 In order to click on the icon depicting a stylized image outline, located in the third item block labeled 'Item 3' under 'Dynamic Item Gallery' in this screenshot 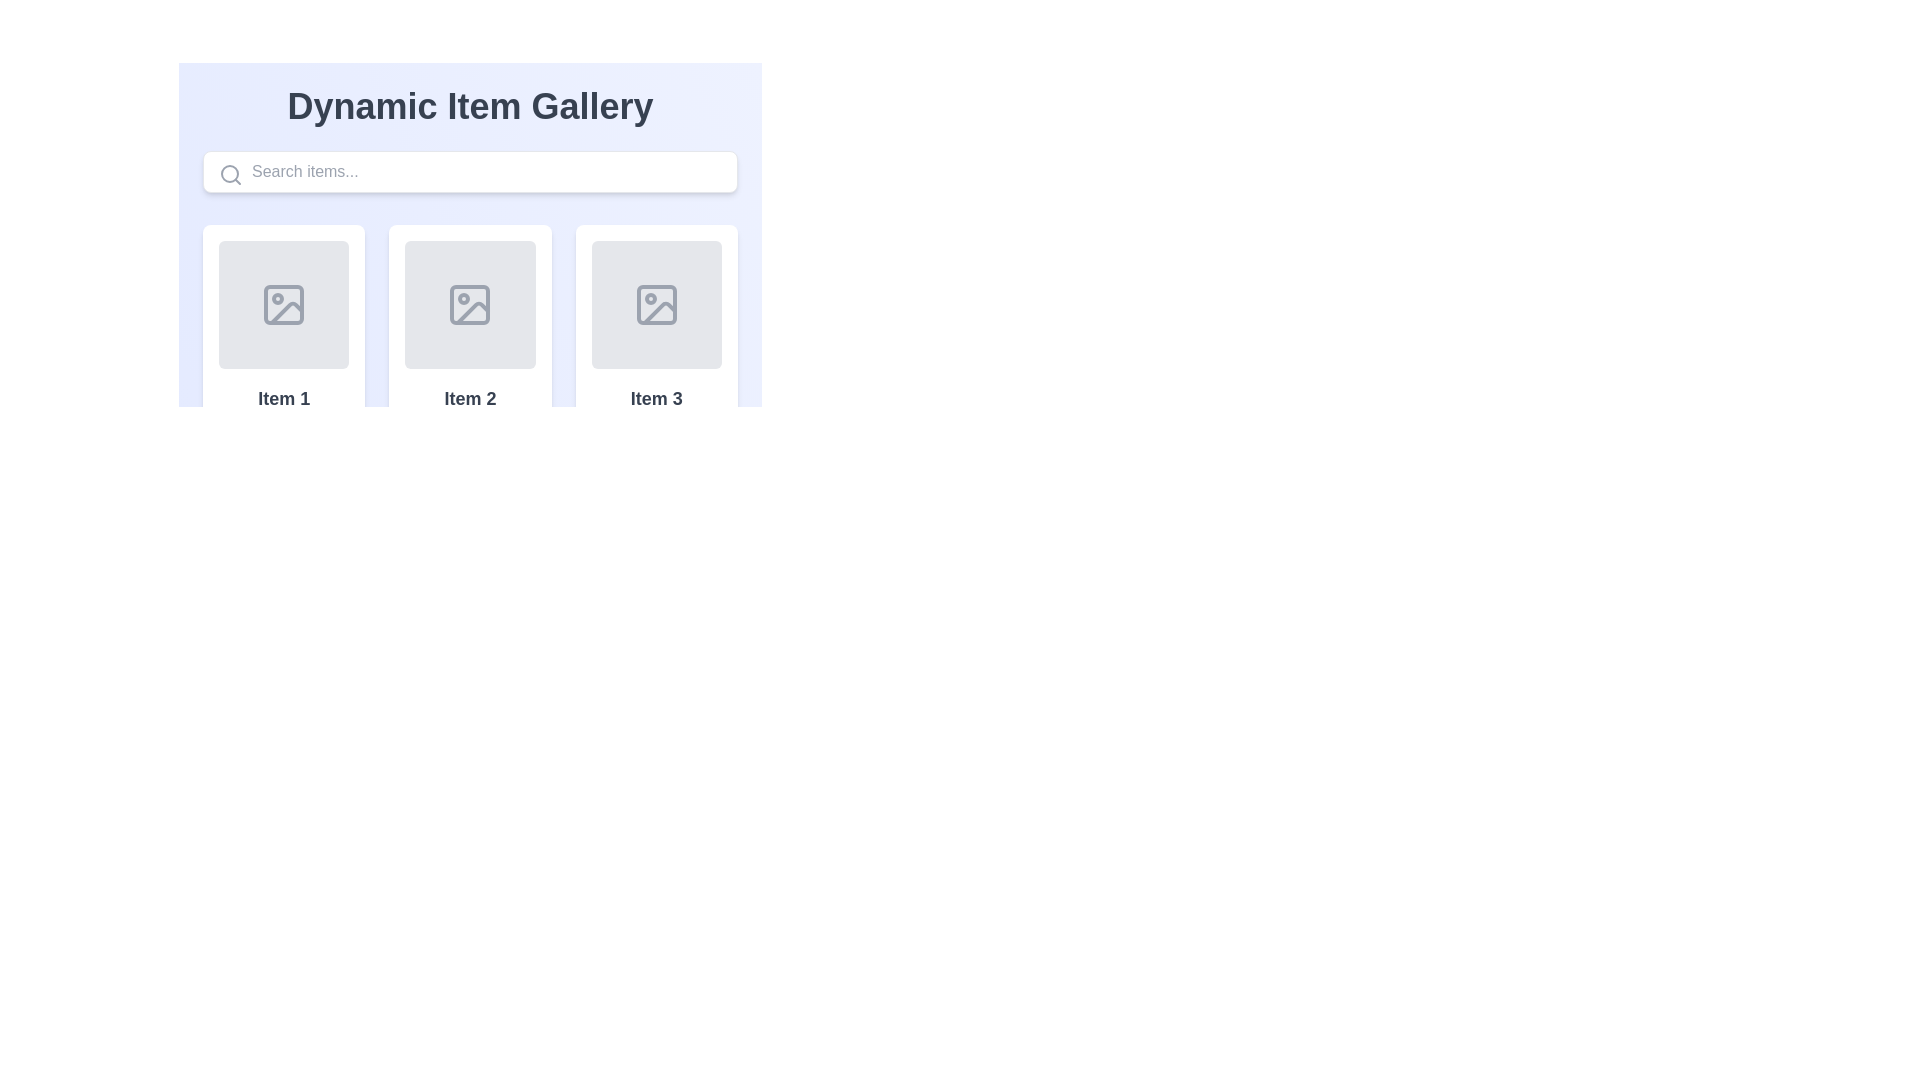, I will do `click(656, 304)`.